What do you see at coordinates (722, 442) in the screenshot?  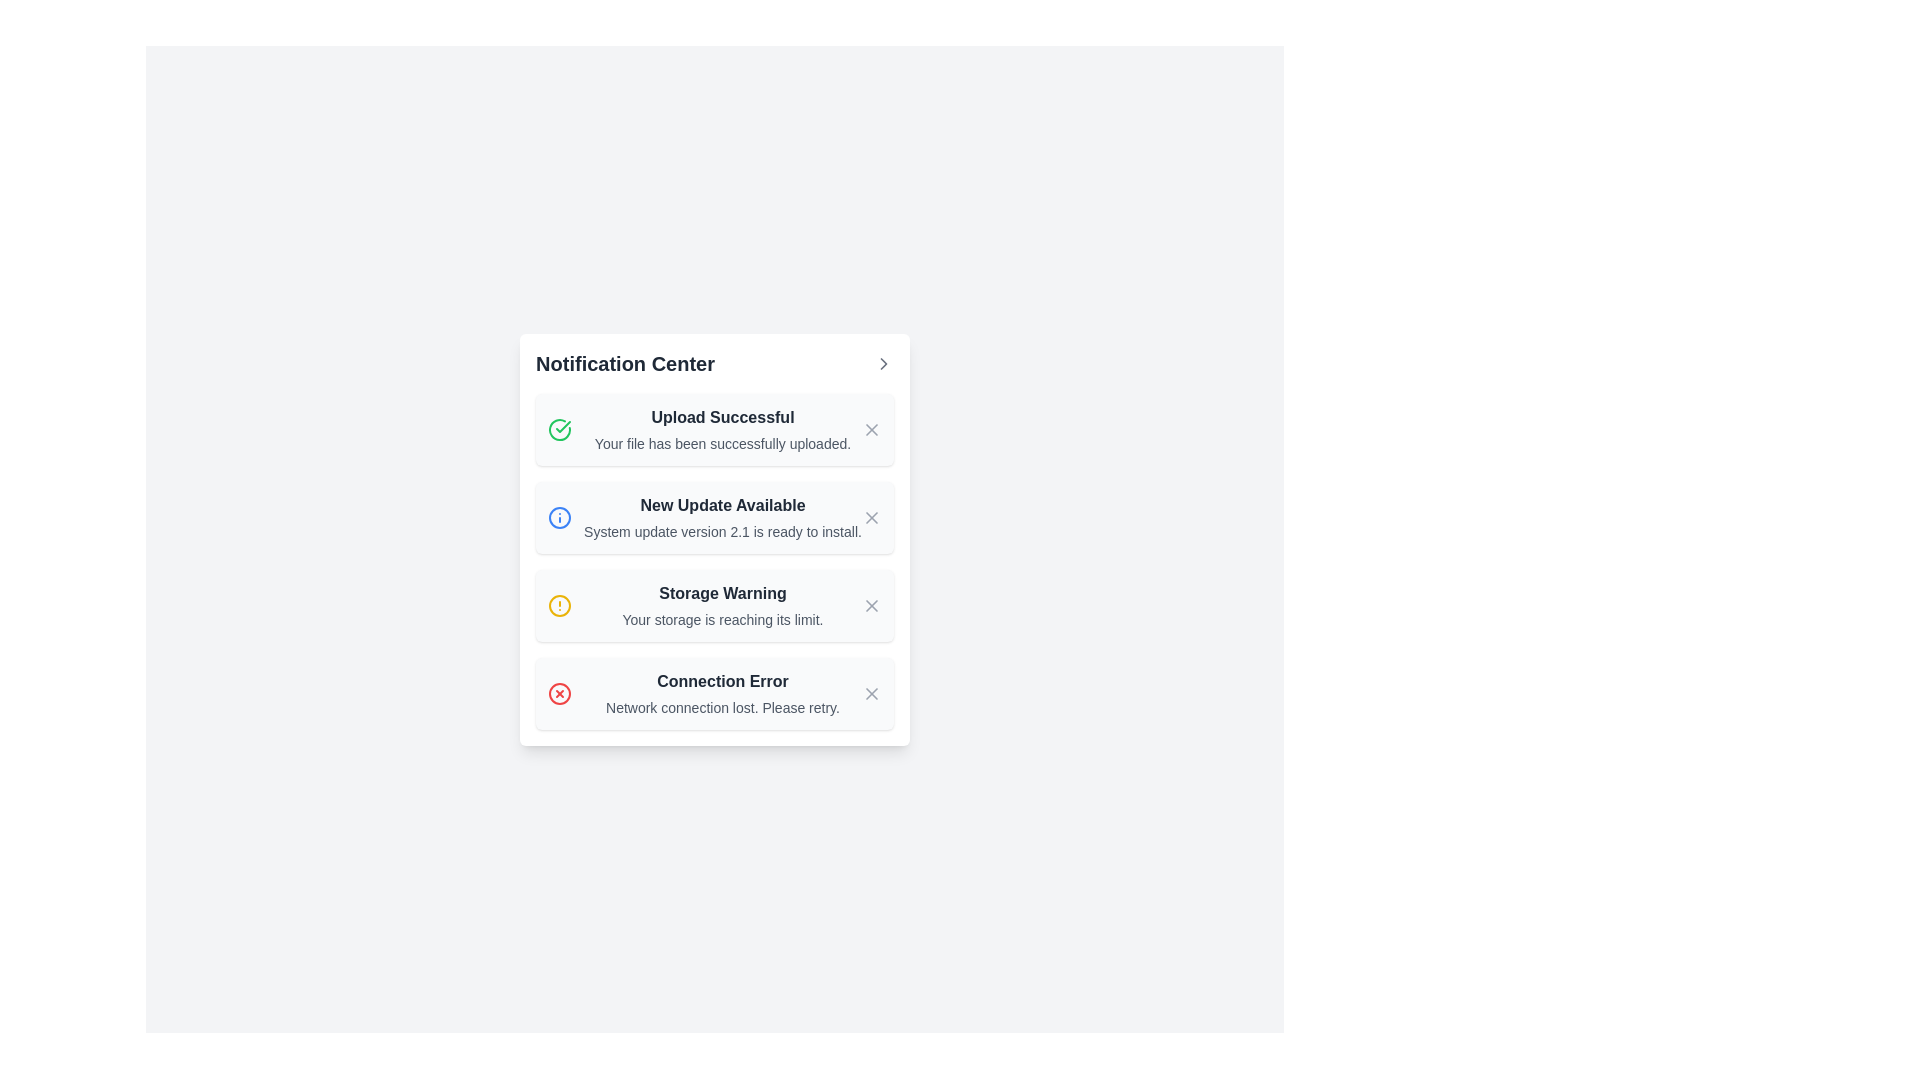 I see `the text label stating 'Your file has been successfully uploaded.', which is styled in light gray and positioned below the 'Upload Successful' title in the notification center` at bounding box center [722, 442].